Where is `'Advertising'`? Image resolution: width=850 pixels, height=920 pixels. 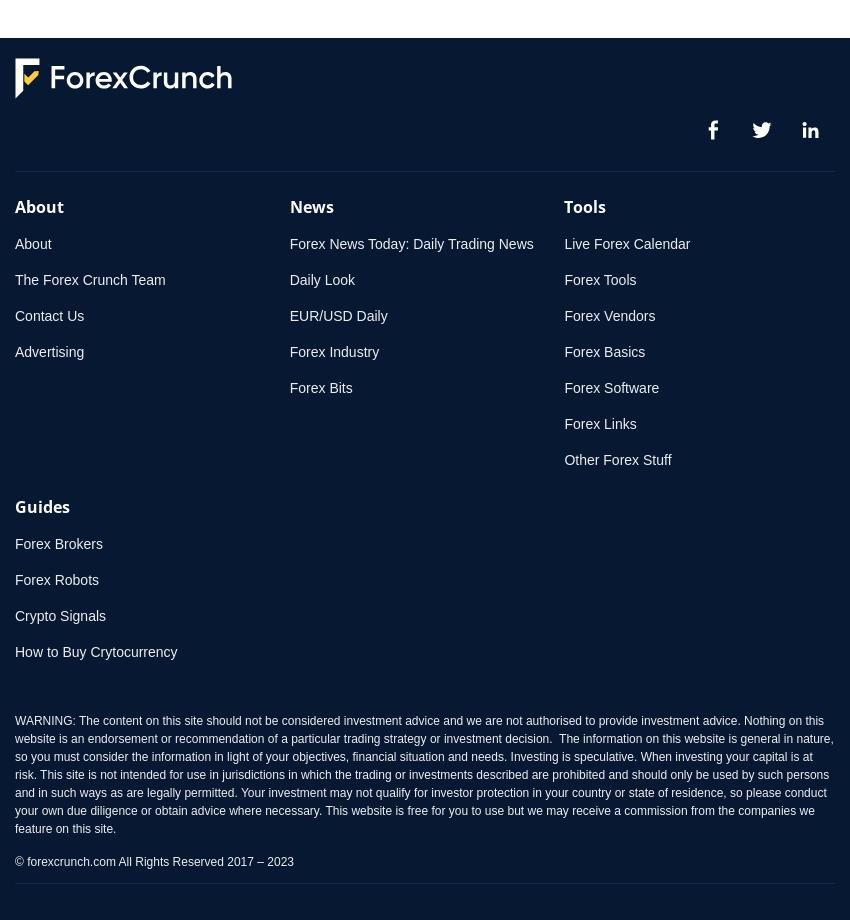
'Advertising' is located at coordinates (49, 350).